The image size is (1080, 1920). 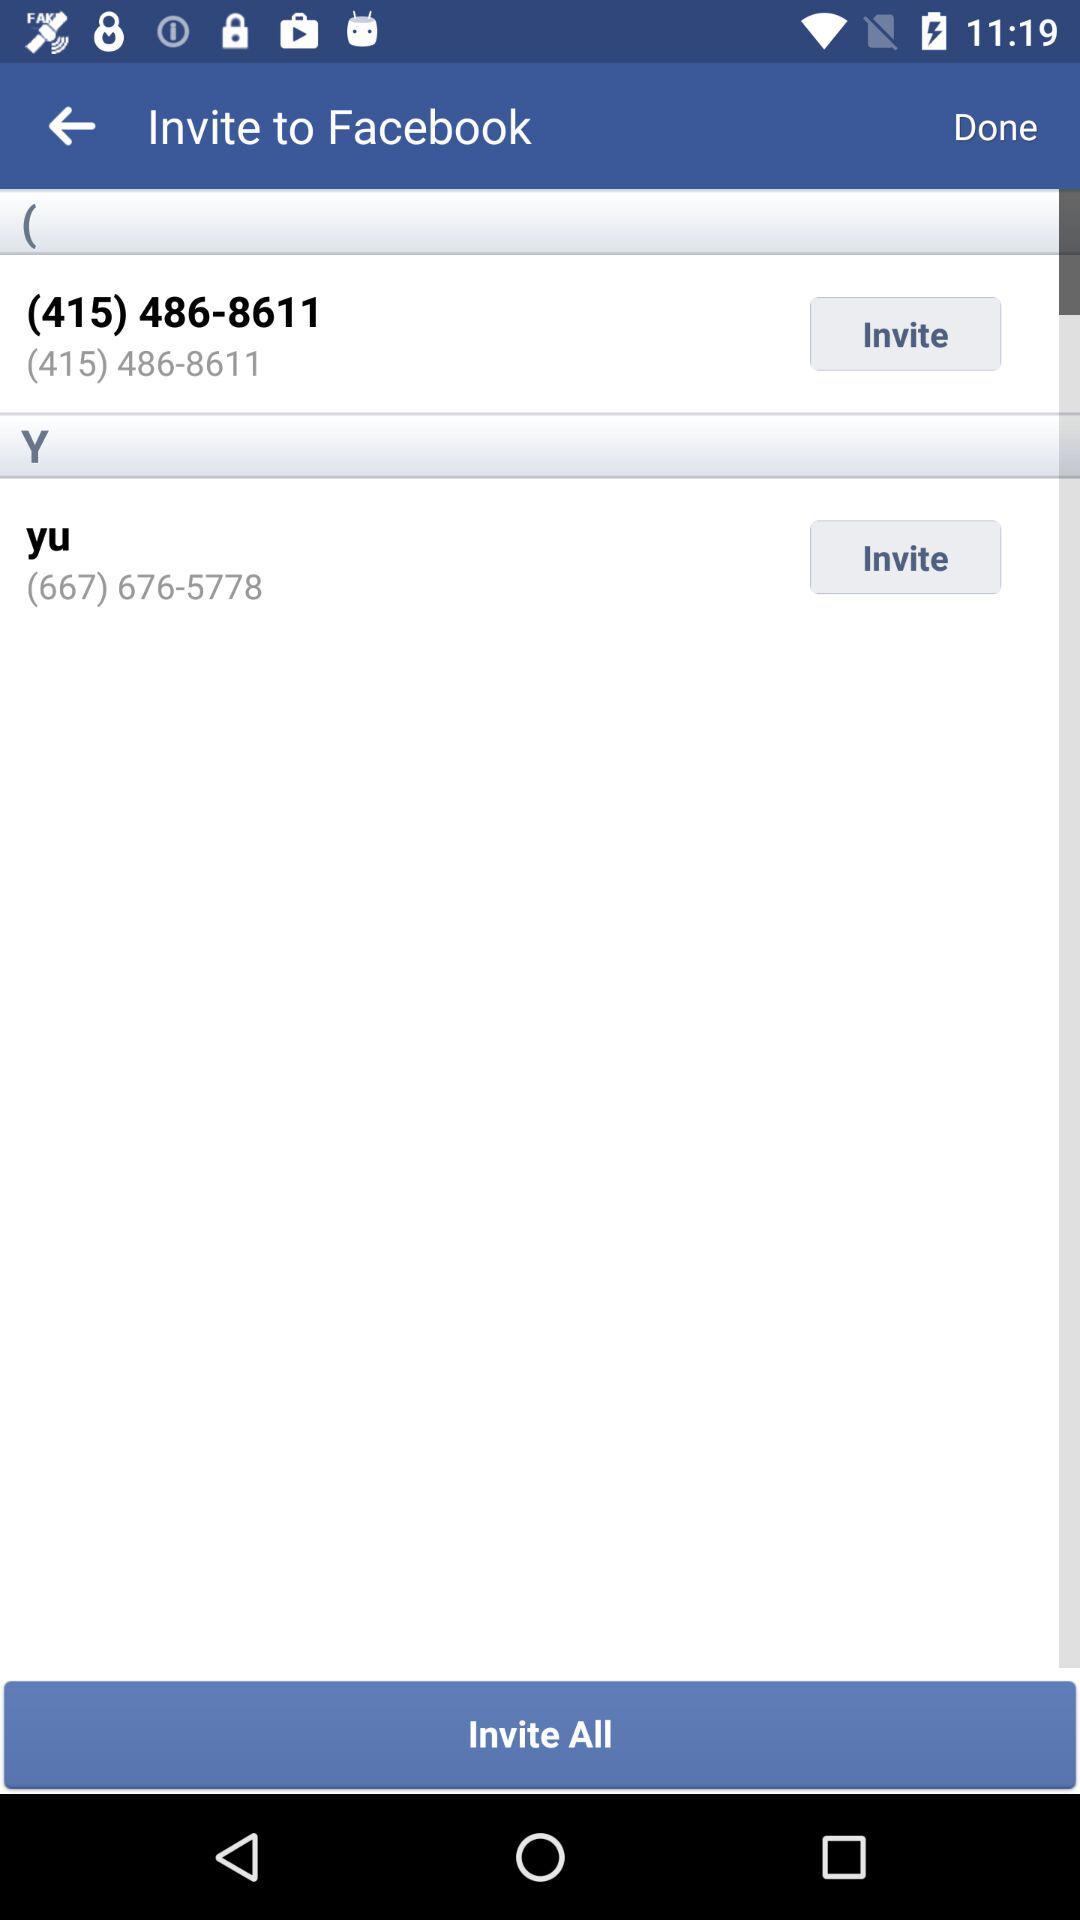 What do you see at coordinates (47, 533) in the screenshot?
I see `icon above the (667) 676-5778 item` at bounding box center [47, 533].